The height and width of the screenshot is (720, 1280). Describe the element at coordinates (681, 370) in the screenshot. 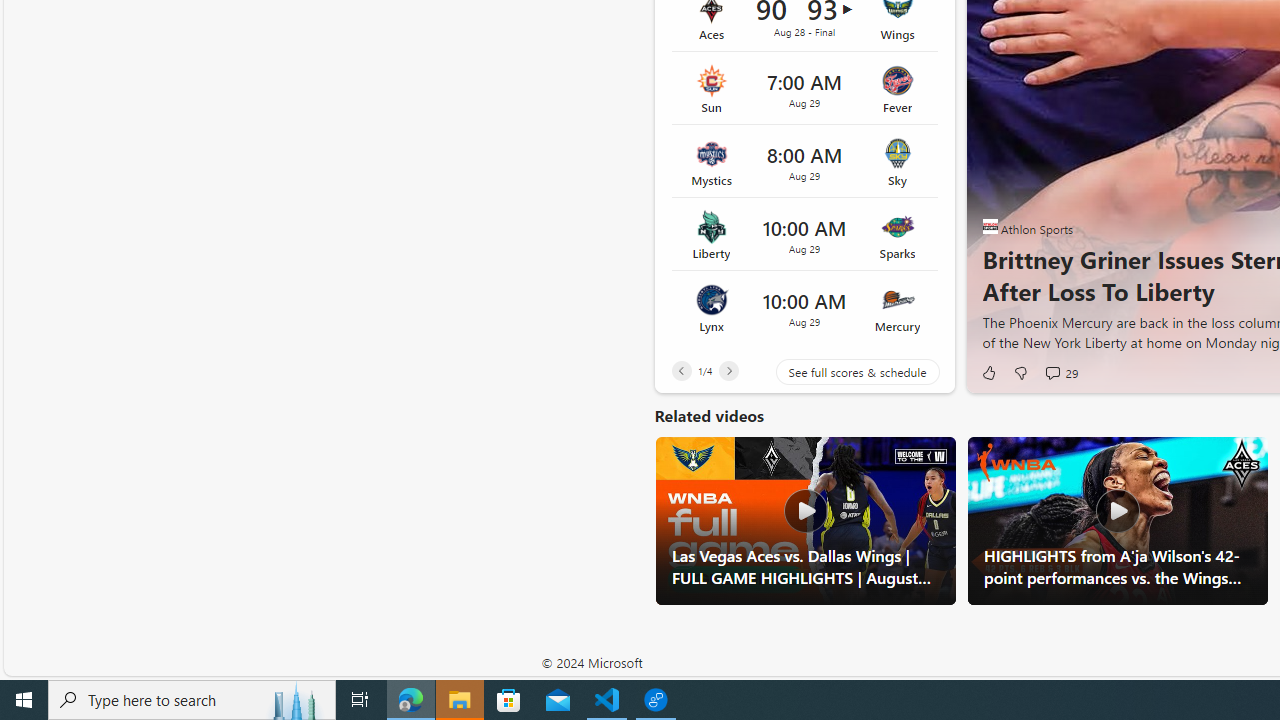

I see `'Previous'` at that location.